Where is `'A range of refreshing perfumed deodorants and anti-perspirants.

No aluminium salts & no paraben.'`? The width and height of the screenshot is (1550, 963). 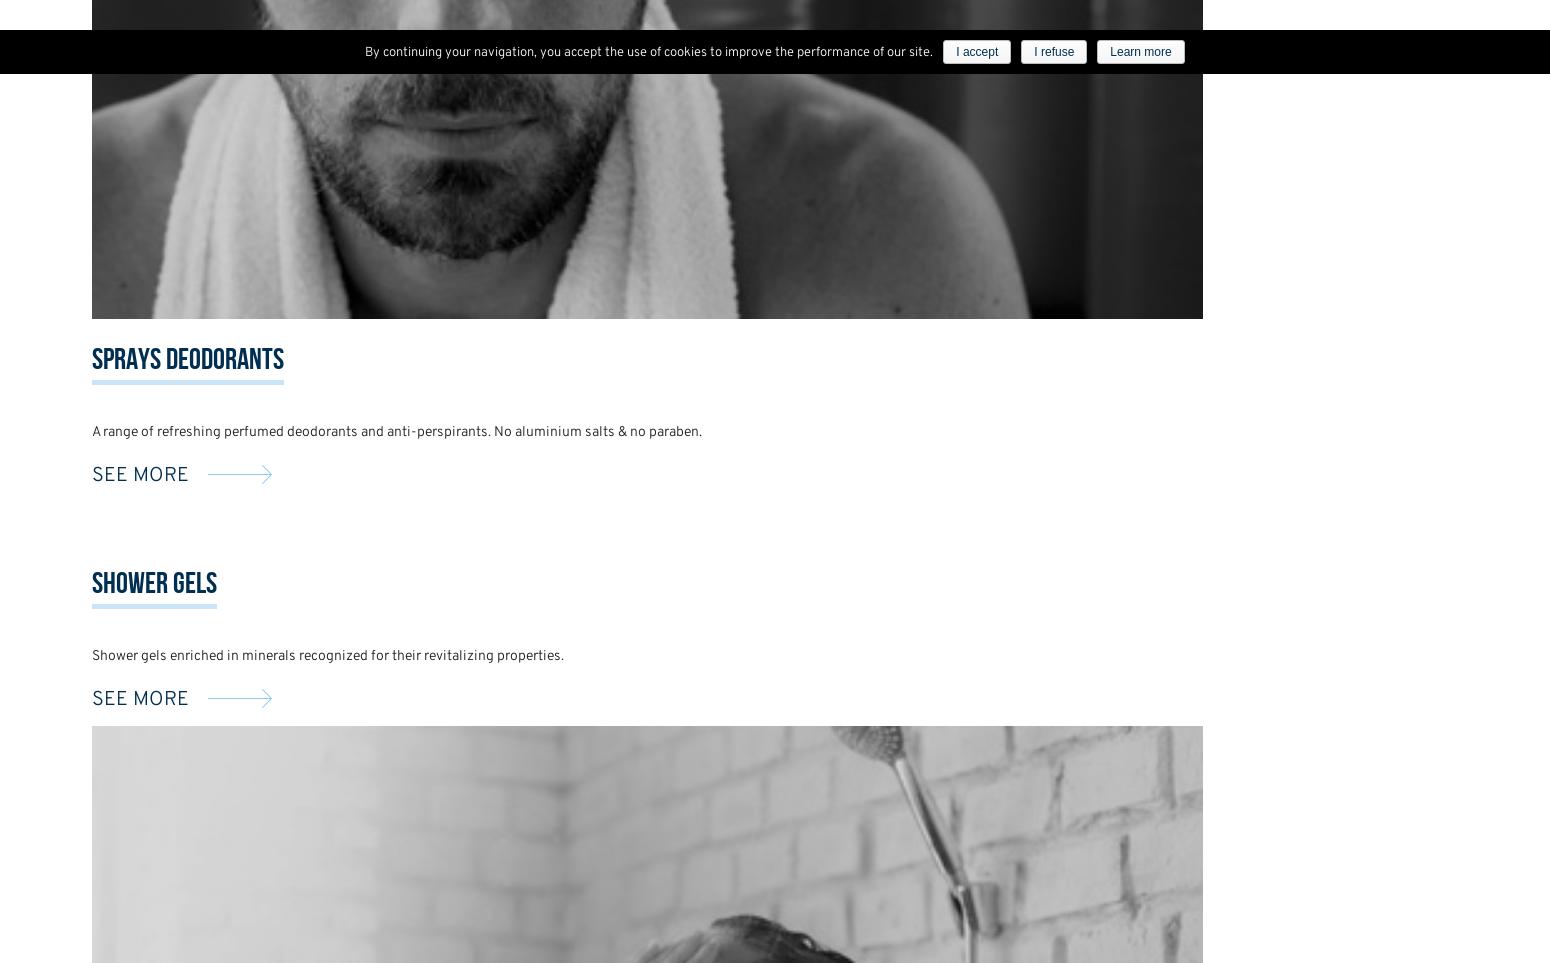 'A range of refreshing perfumed deodorants and anti-perspirants.

No aluminium salts & no paraben.' is located at coordinates (92, 432).